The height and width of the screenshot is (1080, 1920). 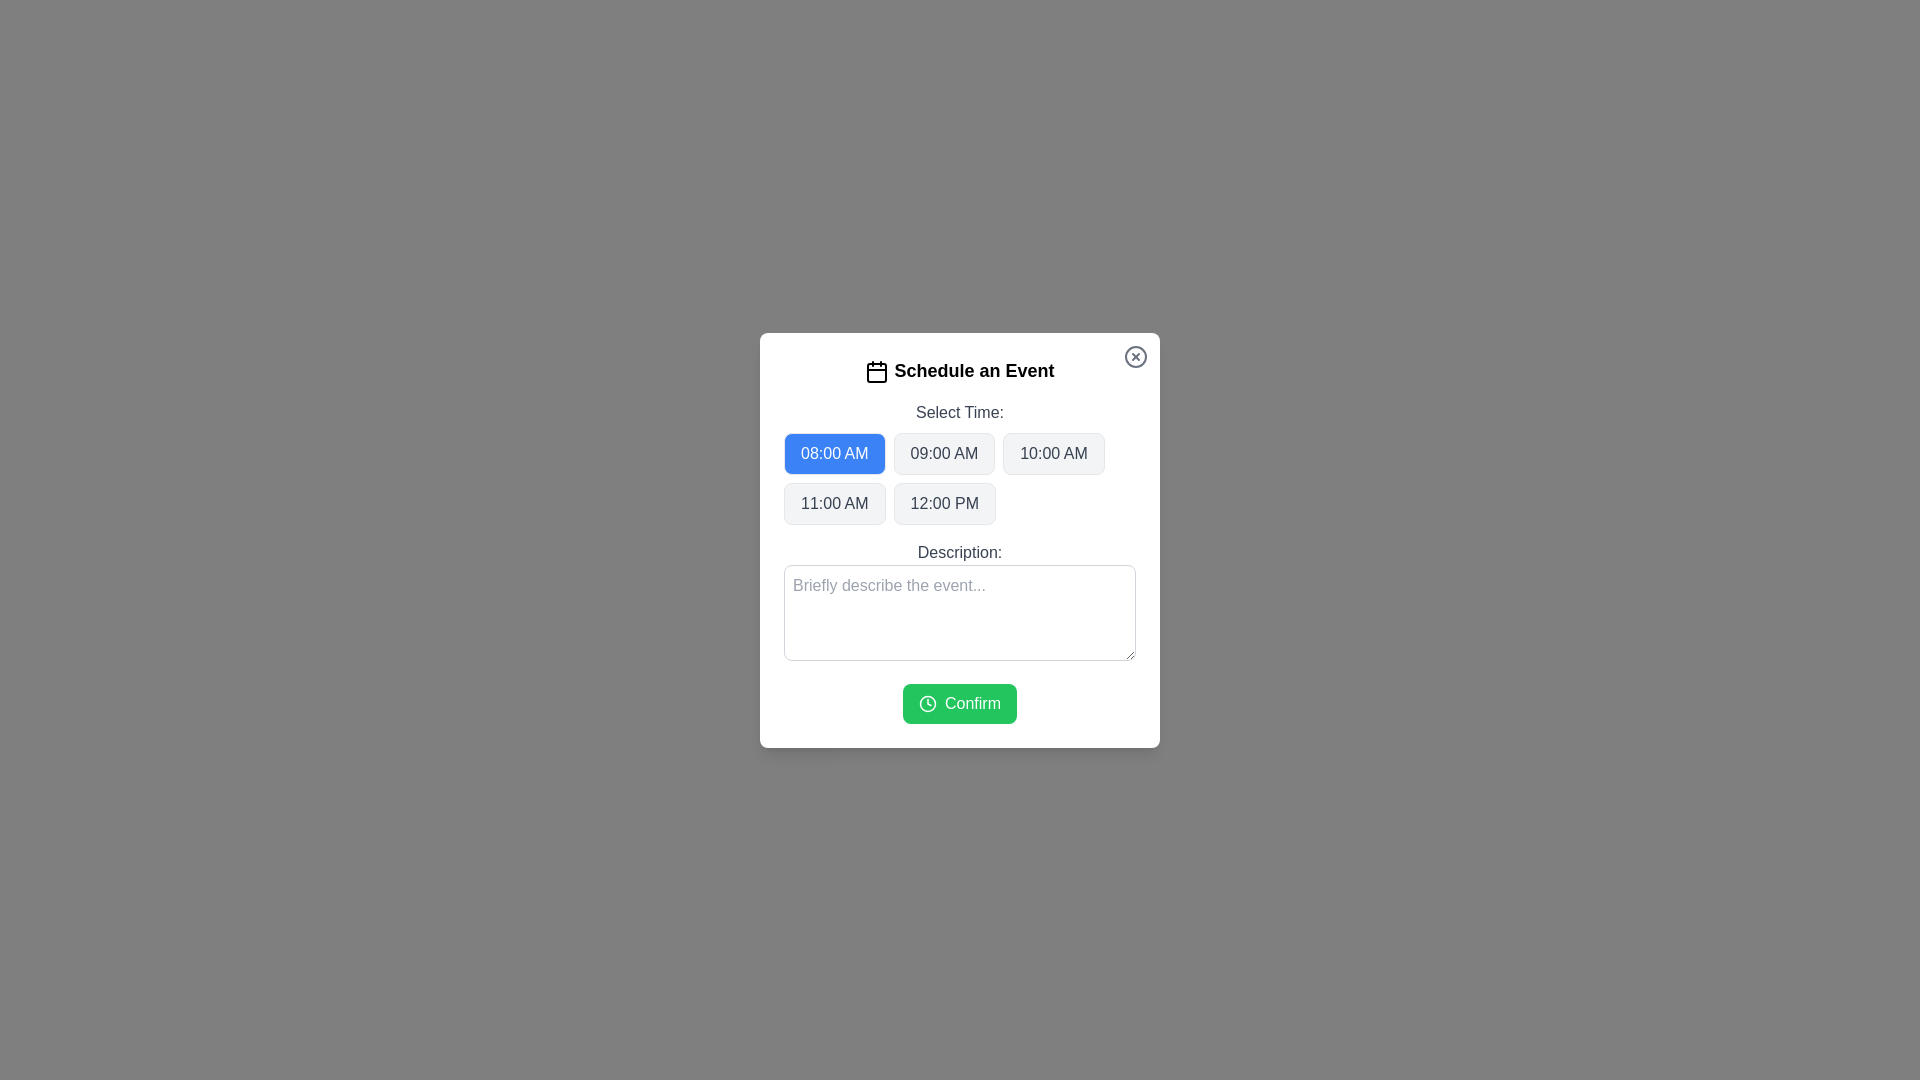 What do you see at coordinates (834, 502) in the screenshot?
I see `the button that allows the user to select the time of 11:00 AM, which is the fourth button in a horizontal group of five options` at bounding box center [834, 502].